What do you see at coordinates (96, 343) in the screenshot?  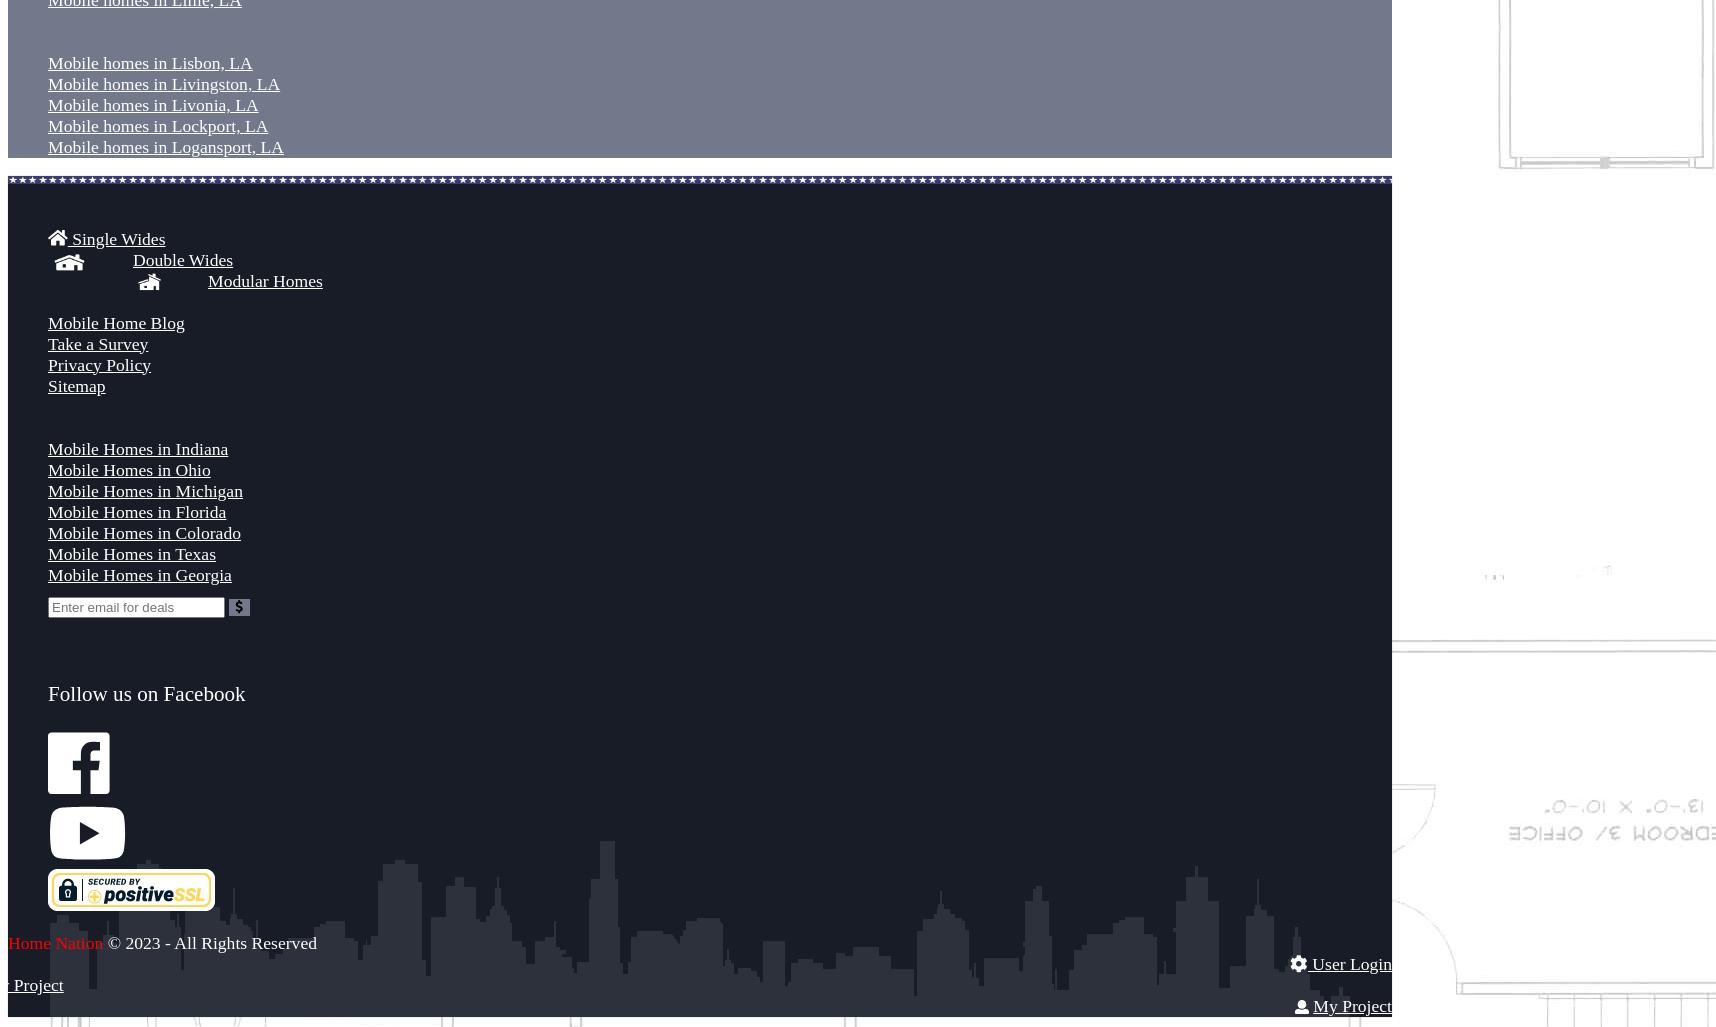 I see `'Take a Survey'` at bounding box center [96, 343].